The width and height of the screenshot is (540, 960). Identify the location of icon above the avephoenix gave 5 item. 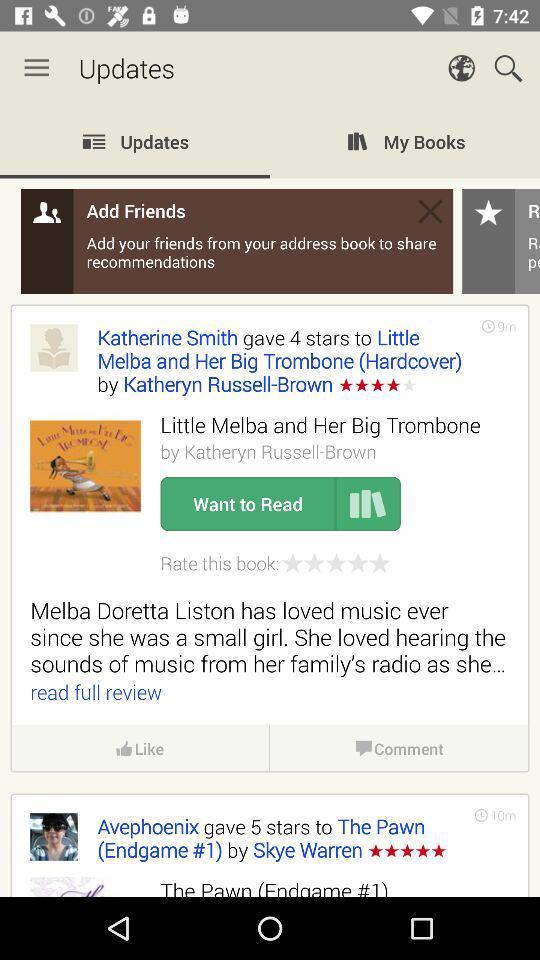
(139, 747).